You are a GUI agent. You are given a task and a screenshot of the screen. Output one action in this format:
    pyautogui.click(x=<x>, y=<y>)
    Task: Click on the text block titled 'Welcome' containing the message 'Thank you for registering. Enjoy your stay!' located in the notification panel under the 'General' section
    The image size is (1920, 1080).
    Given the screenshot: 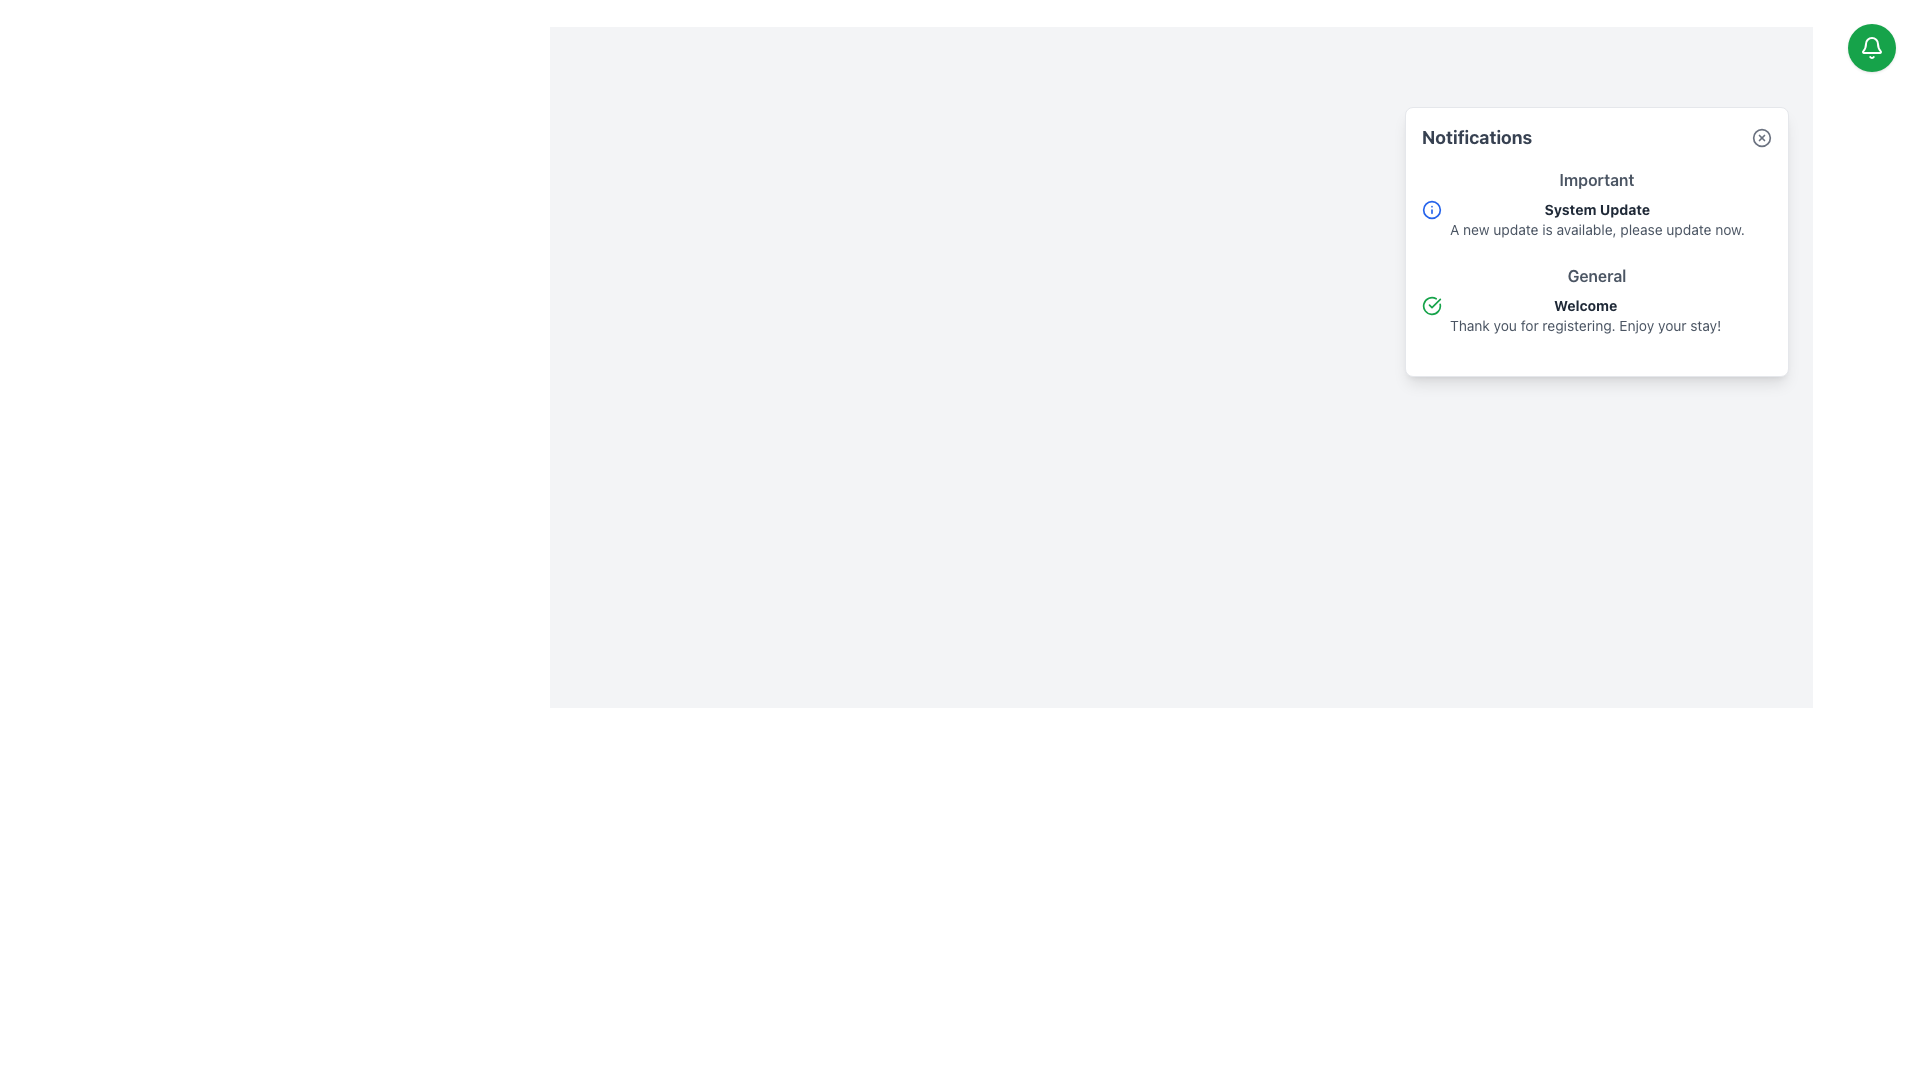 What is the action you would take?
    pyautogui.click(x=1584, y=315)
    